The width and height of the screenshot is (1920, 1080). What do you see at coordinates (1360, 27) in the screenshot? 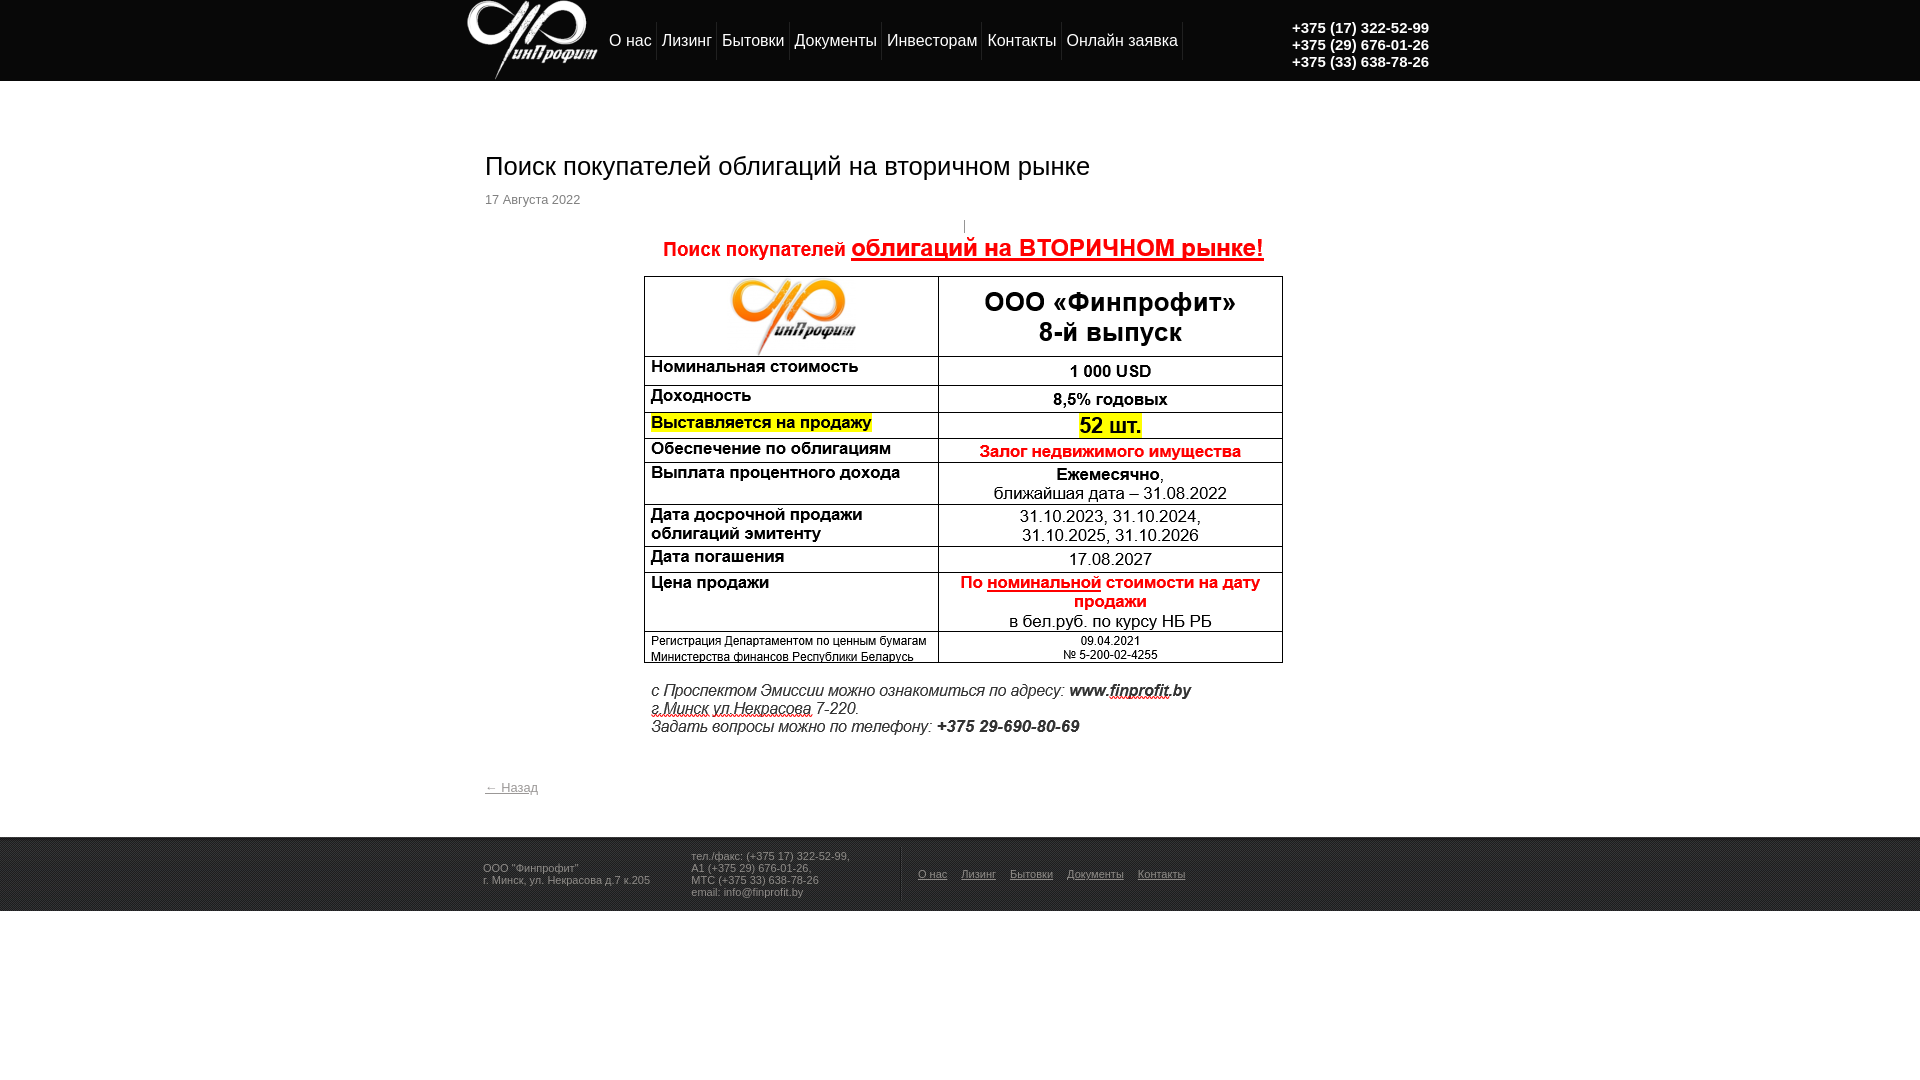
I see `'+375 (17) 322-52-99'` at bounding box center [1360, 27].